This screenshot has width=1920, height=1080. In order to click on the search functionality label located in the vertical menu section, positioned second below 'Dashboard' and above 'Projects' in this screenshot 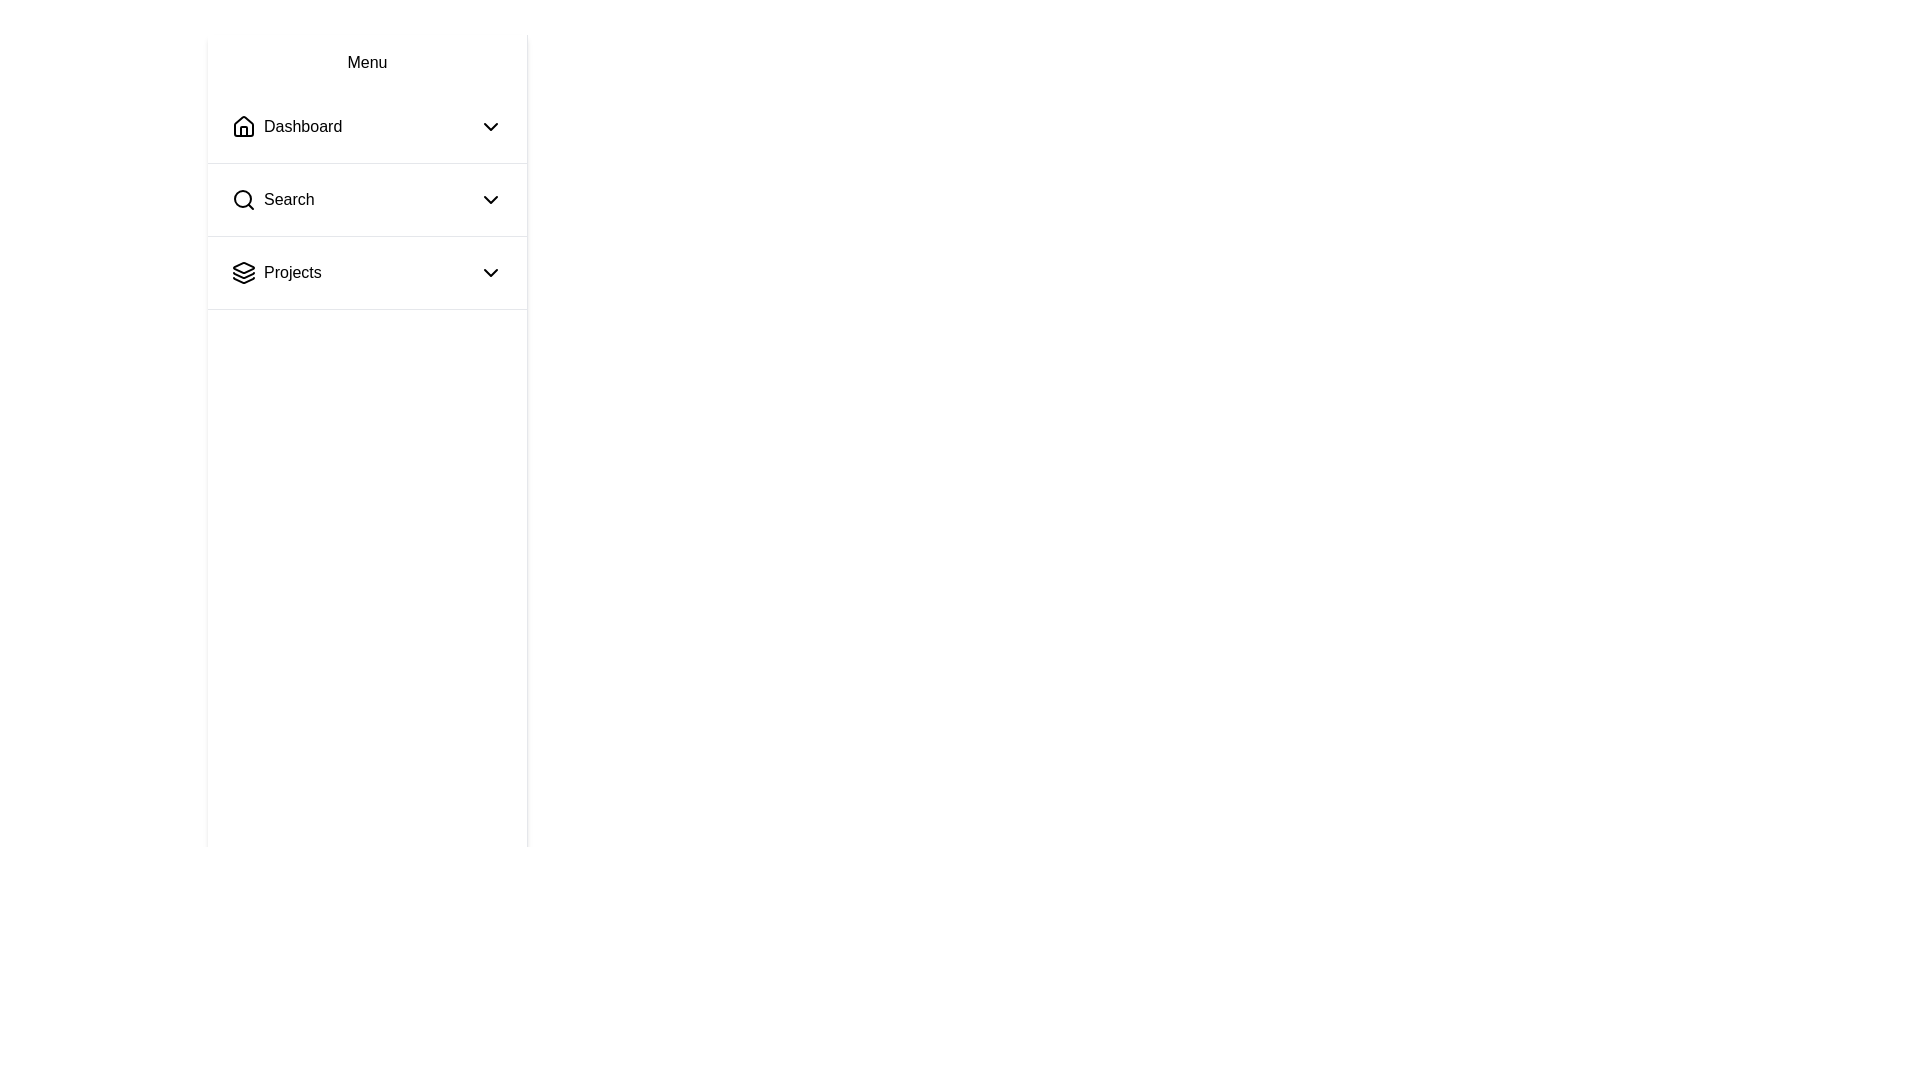, I will do `click(287, 200)`.